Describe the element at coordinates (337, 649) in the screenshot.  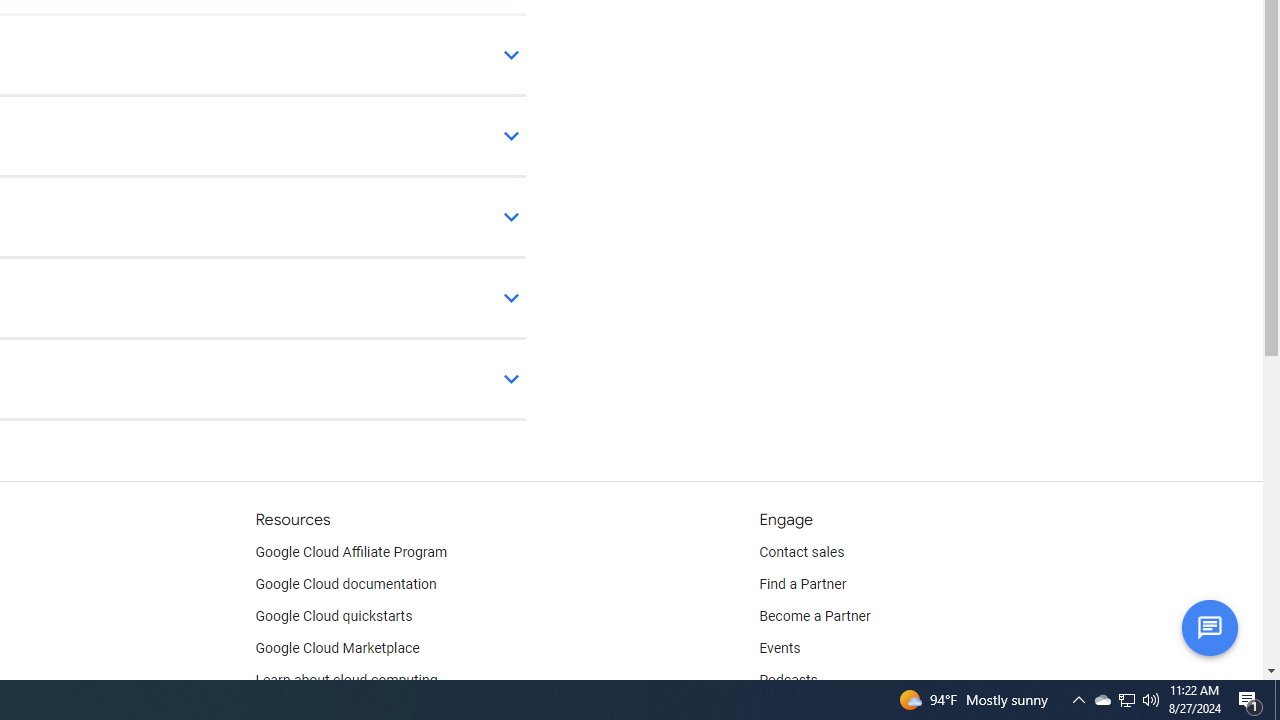
I see `'Google Cloud Marketplace'` at that location.